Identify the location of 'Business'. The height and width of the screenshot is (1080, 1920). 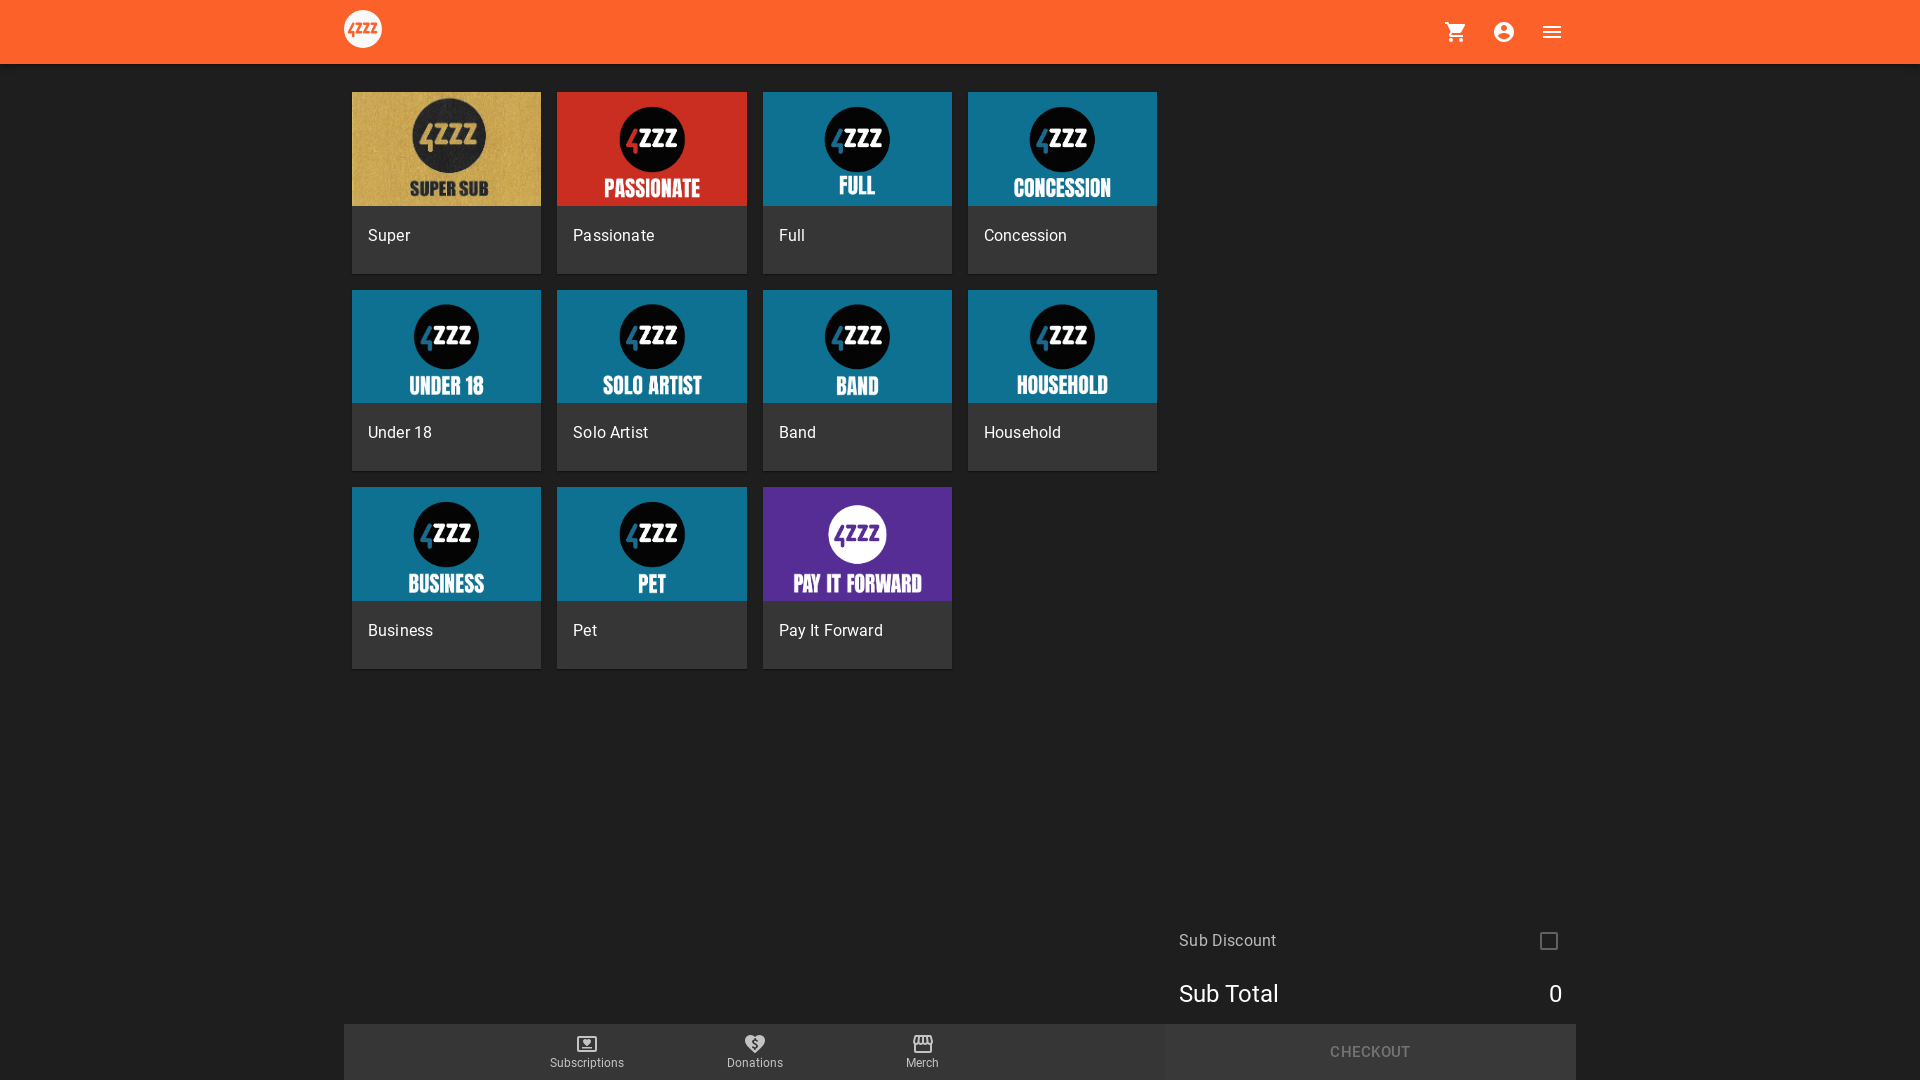
(445, 578).